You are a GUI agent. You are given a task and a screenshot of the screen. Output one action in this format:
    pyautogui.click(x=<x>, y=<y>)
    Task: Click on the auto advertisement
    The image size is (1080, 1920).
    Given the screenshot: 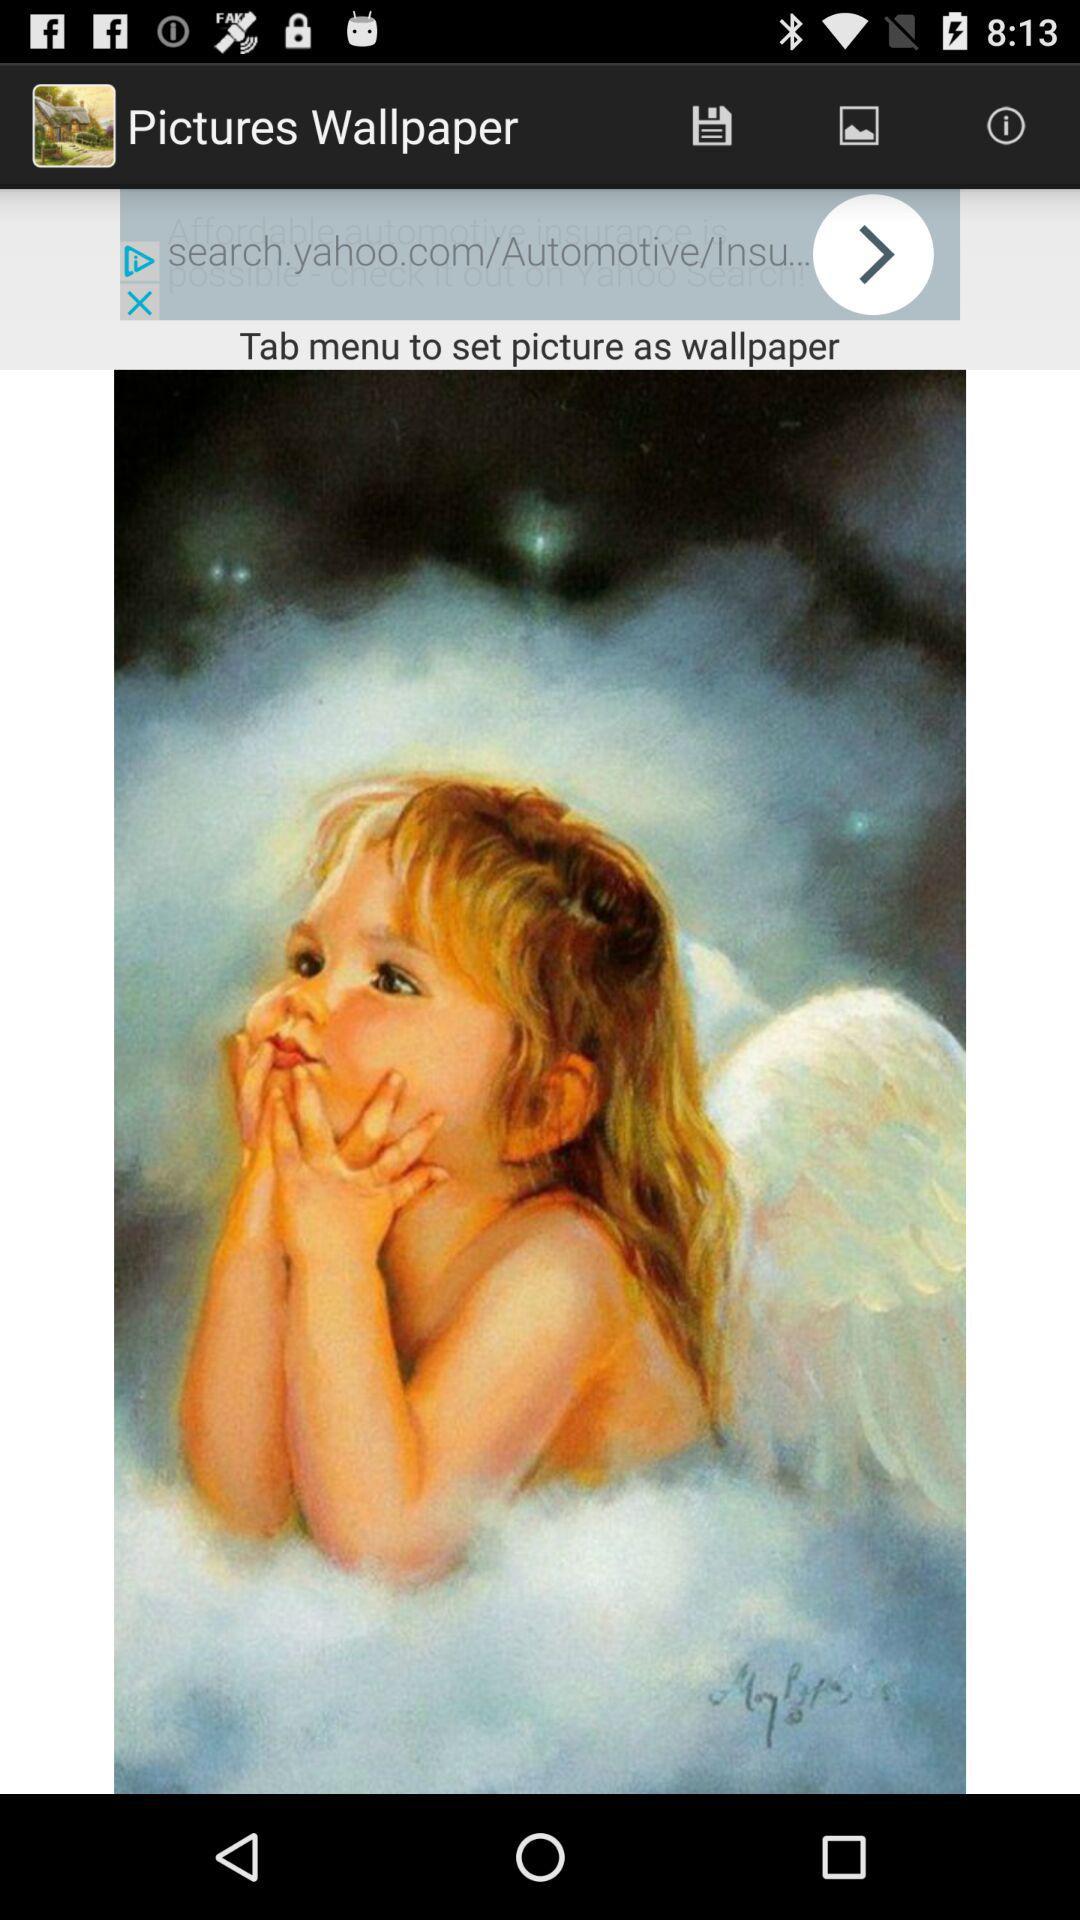 What is the action you would take?
    pyautogui.click(x=540, y=253)
    